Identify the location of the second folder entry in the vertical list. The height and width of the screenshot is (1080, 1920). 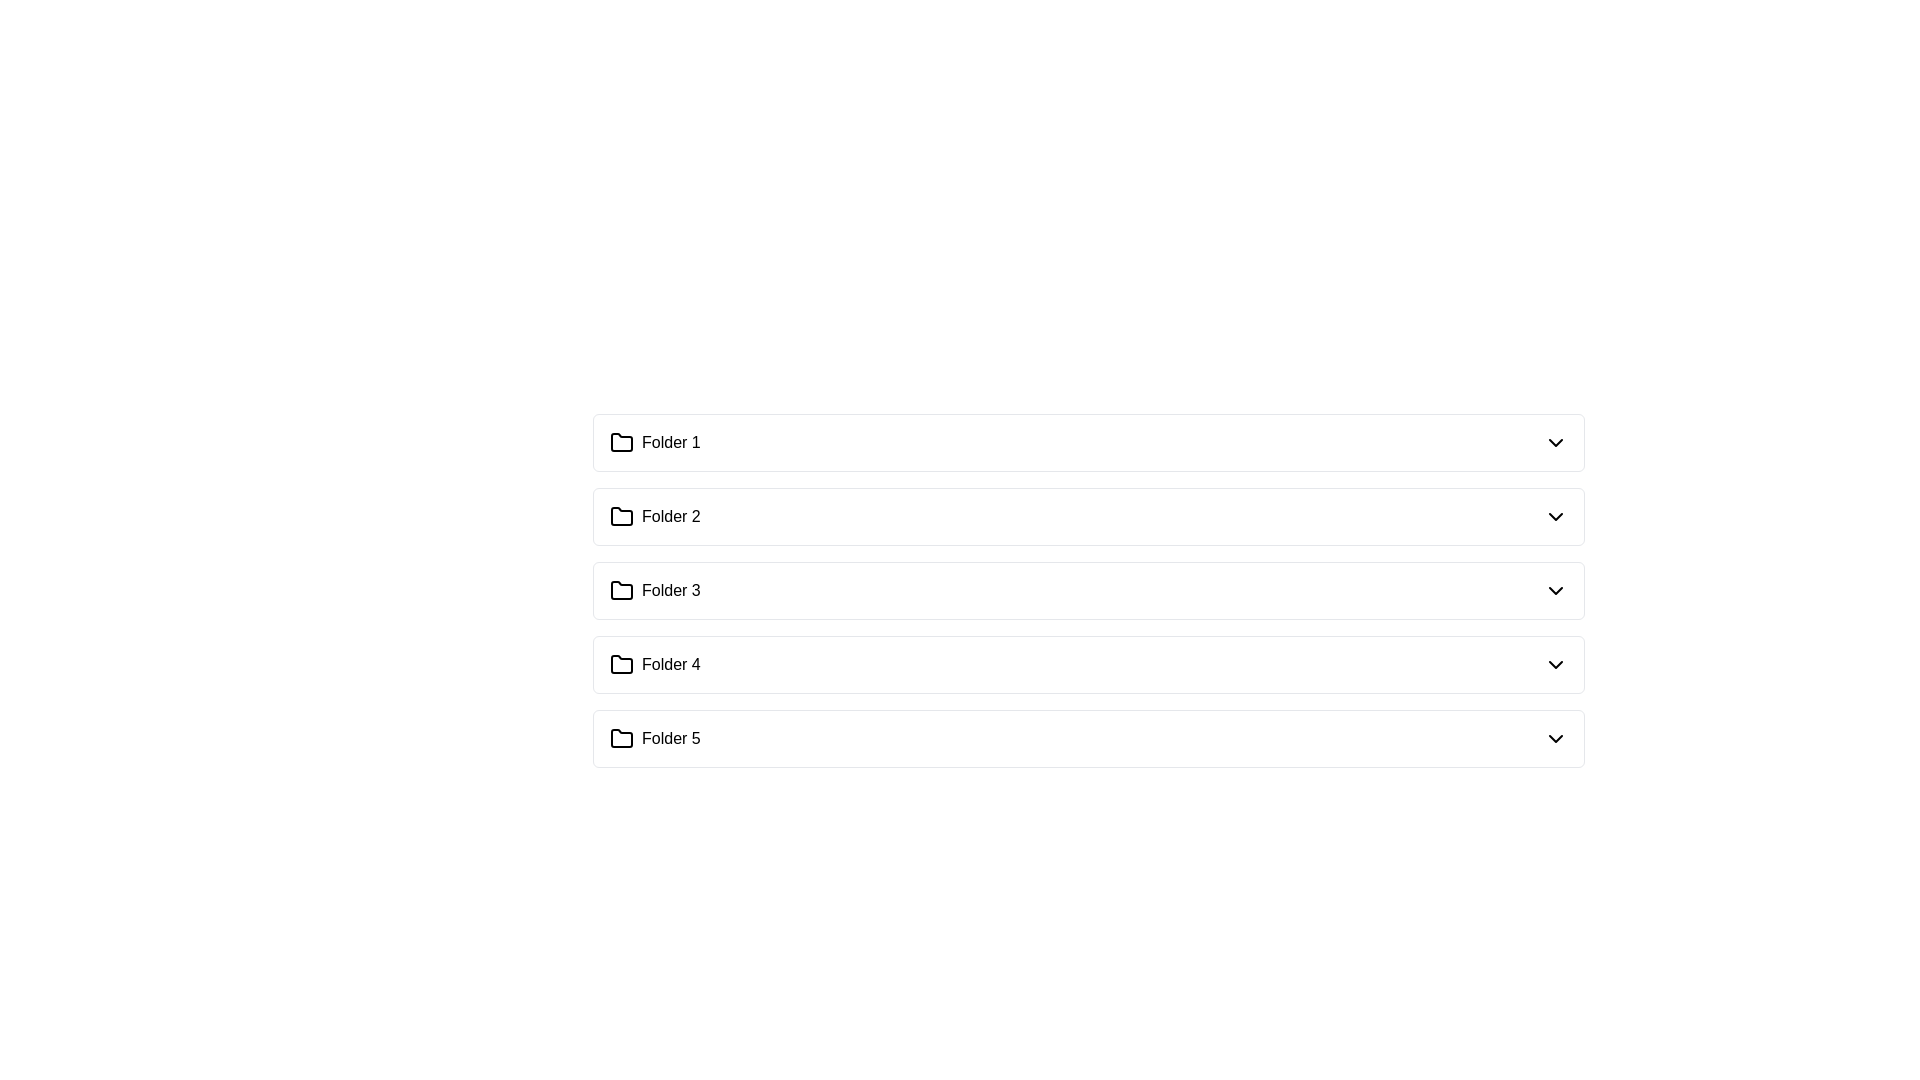
(1088, 515).